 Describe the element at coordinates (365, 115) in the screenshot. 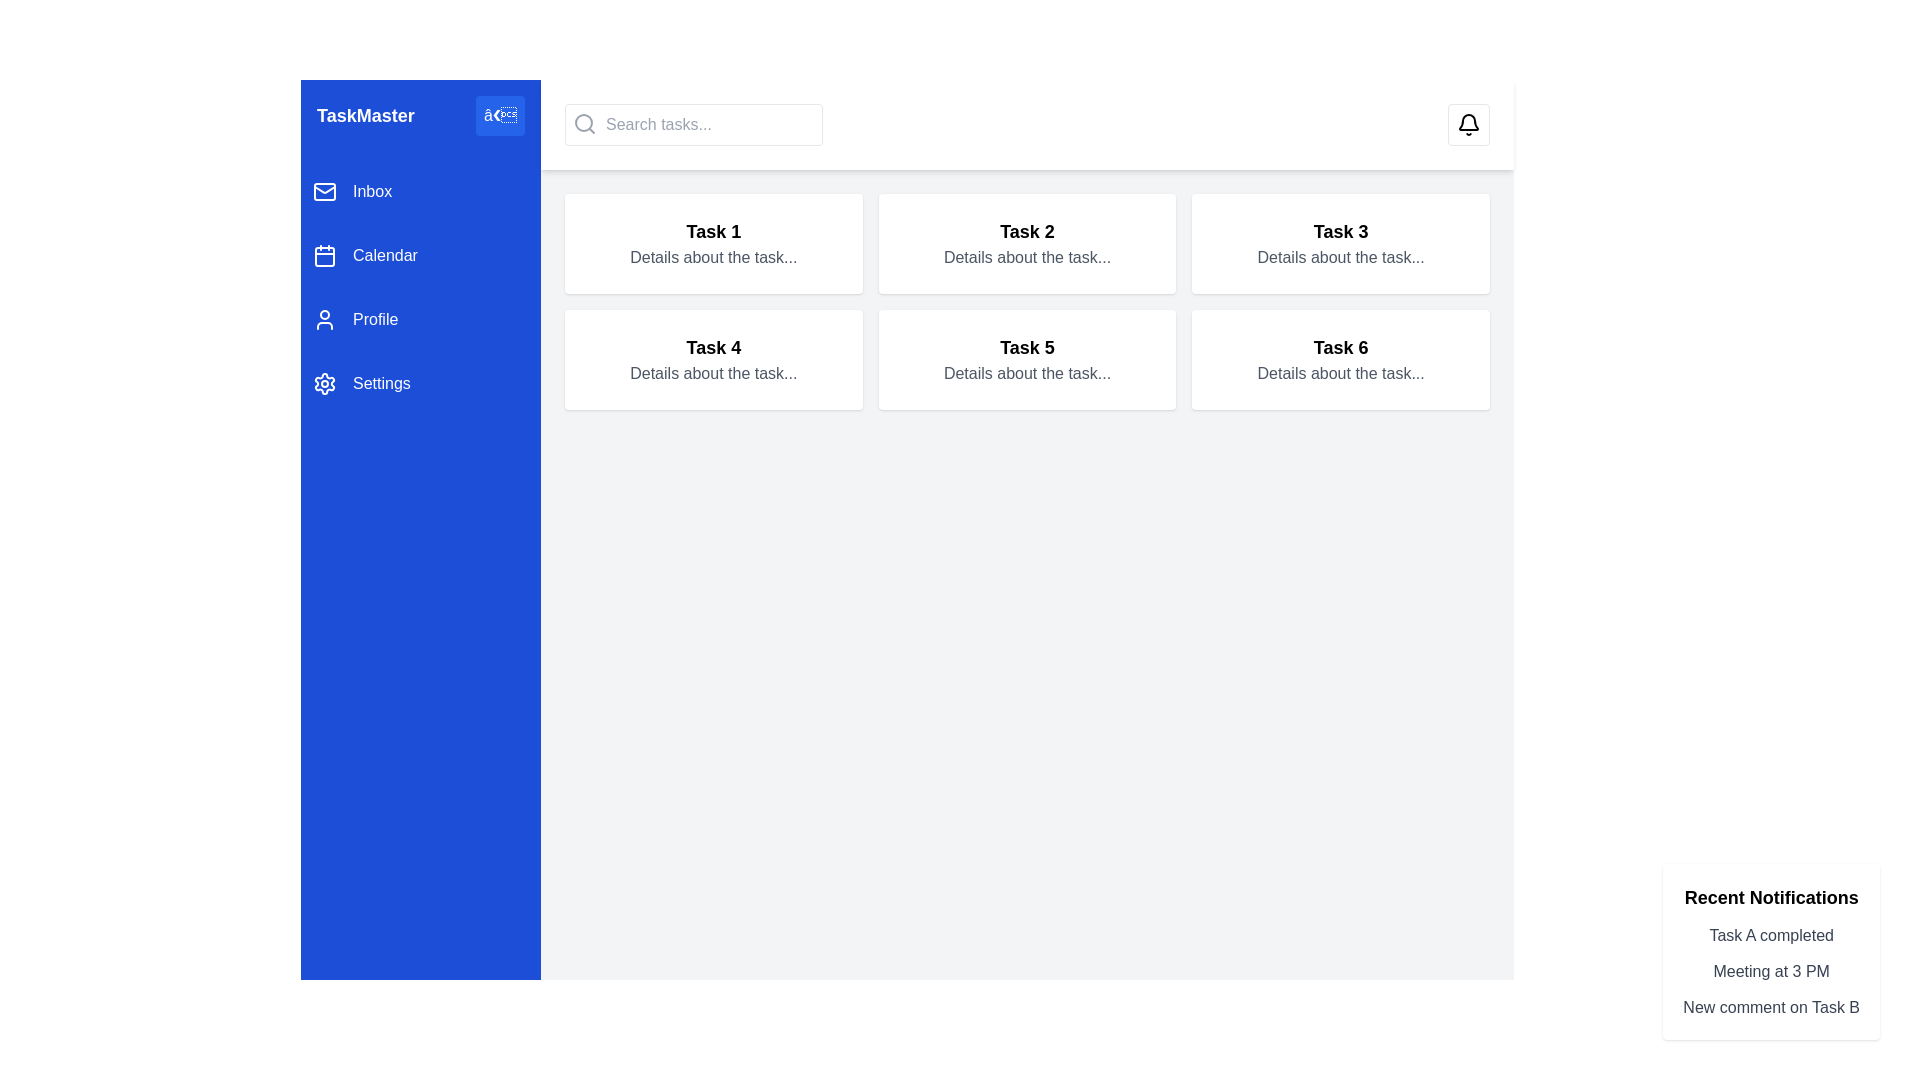

I see `the bold 'TaskMaster' text label located in the top-left corner of the sidebar, which is styled against a blue background` at that location.